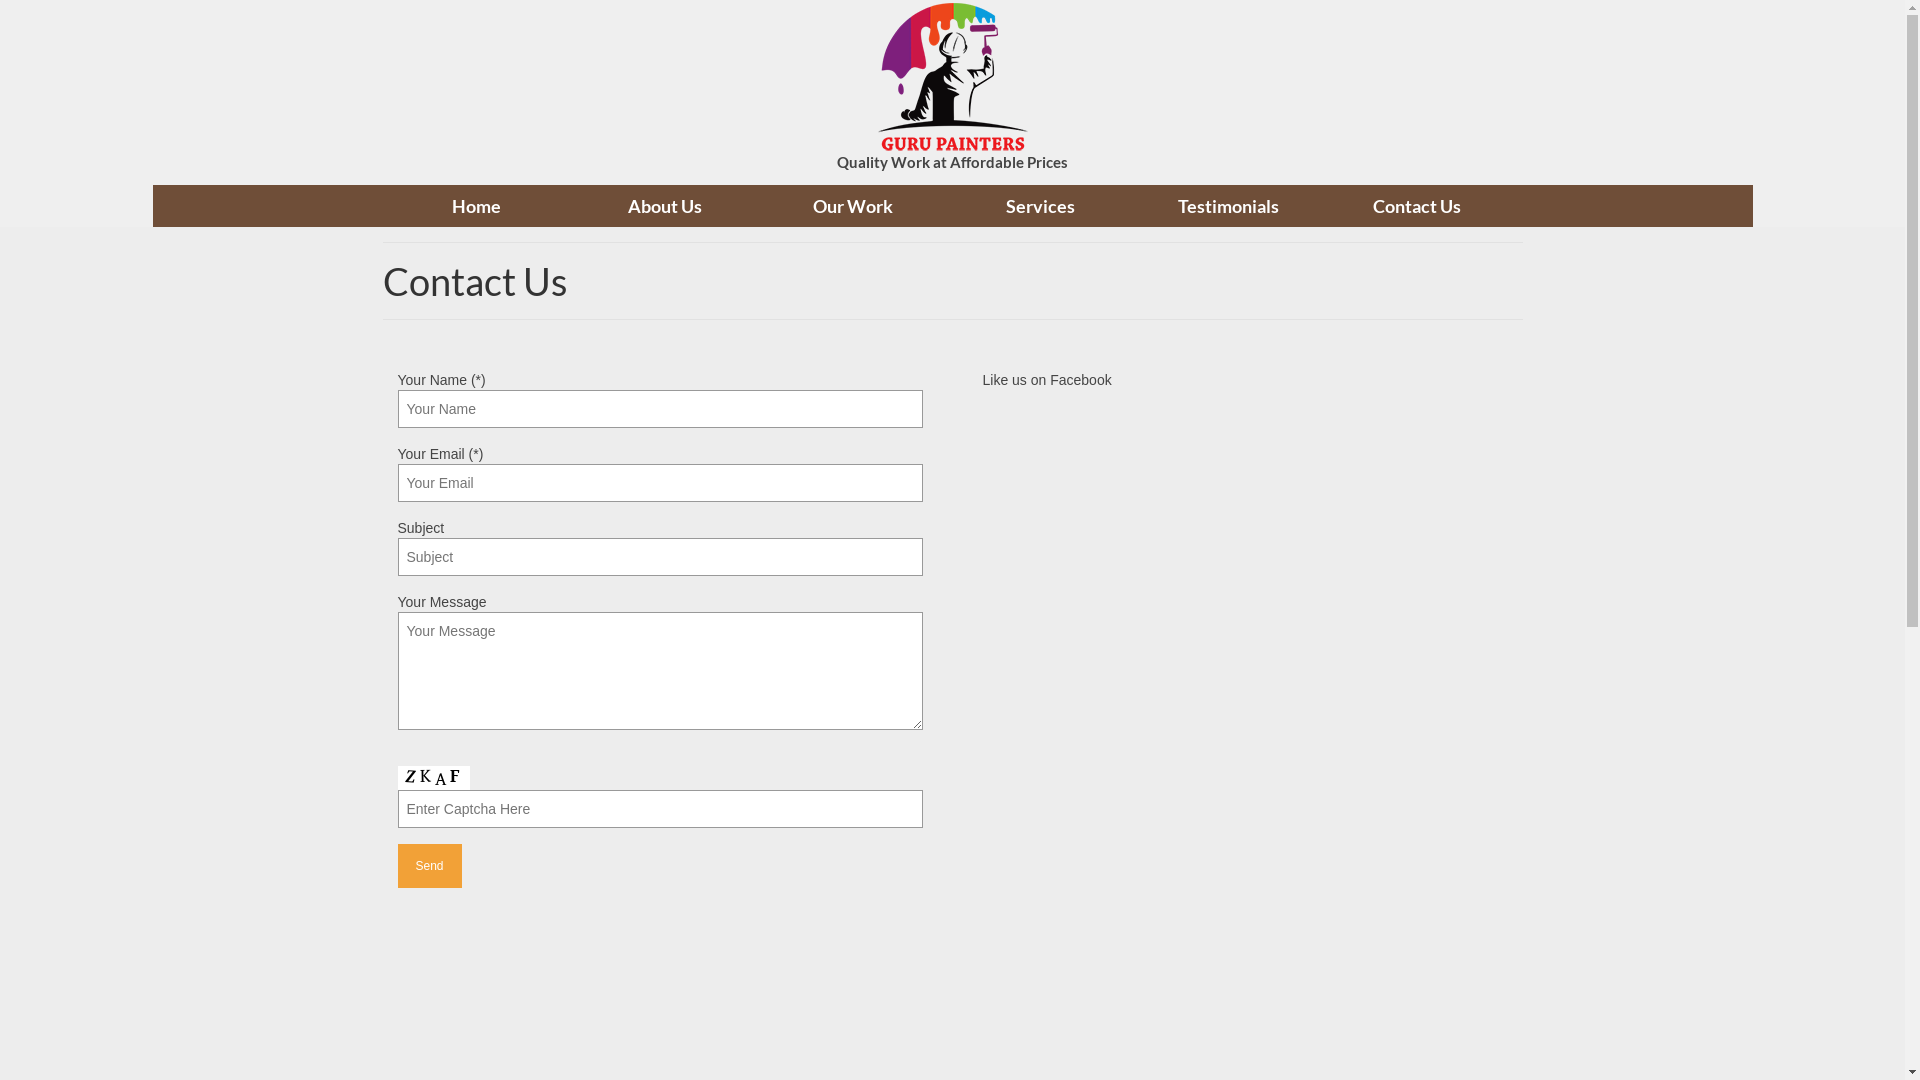 The image size is (1920, 1080). I want to click on 'Send', so click(398, 865).